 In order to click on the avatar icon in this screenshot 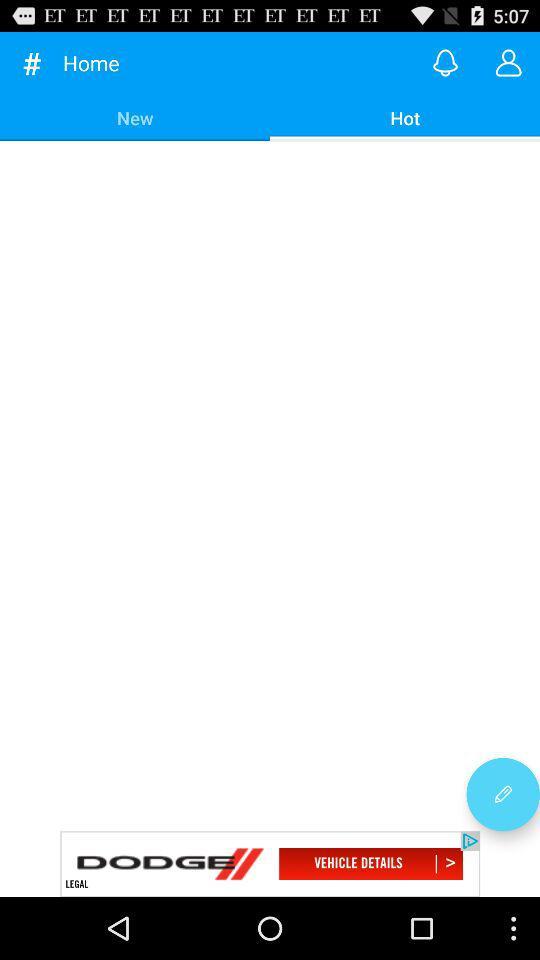, I will do `click(508, 67)`.